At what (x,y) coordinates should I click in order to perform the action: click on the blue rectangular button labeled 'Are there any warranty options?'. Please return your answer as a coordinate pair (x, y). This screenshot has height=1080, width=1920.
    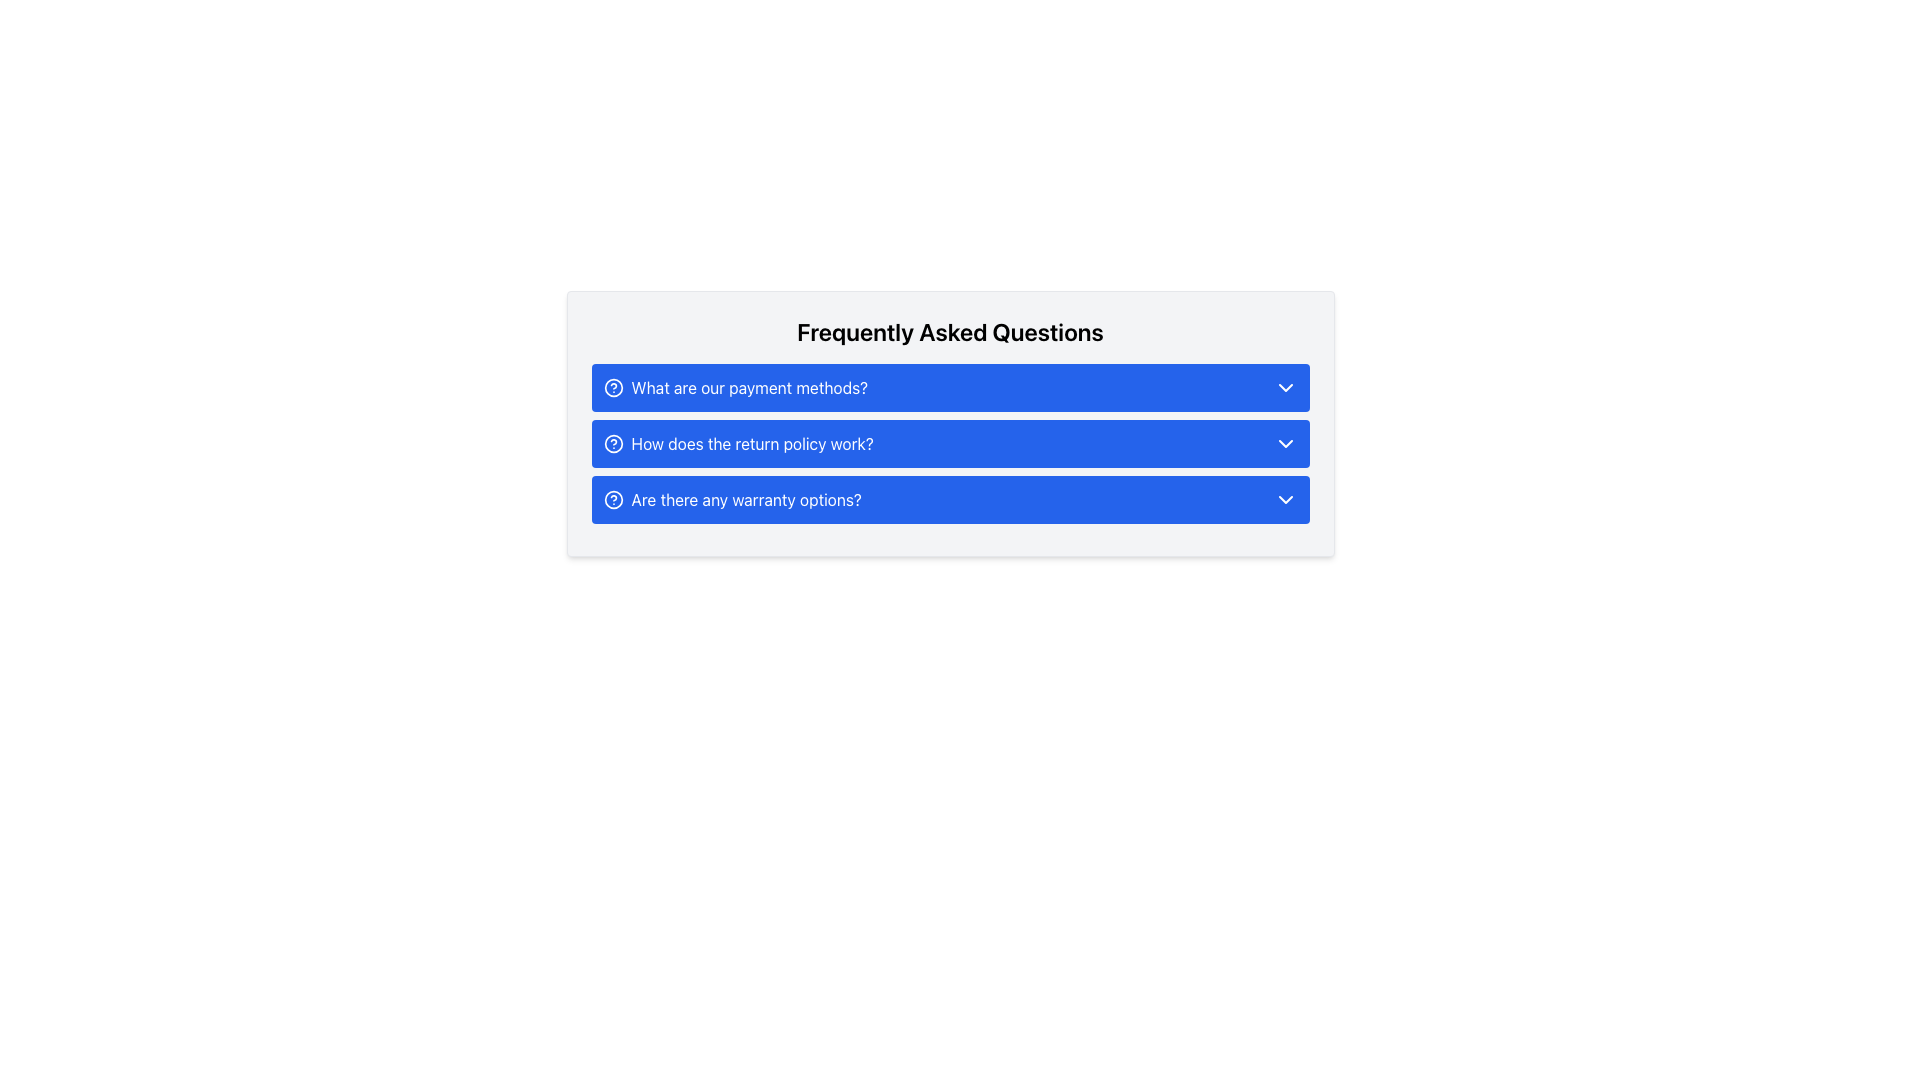
    Looking at the image, I should click on (949, 499).